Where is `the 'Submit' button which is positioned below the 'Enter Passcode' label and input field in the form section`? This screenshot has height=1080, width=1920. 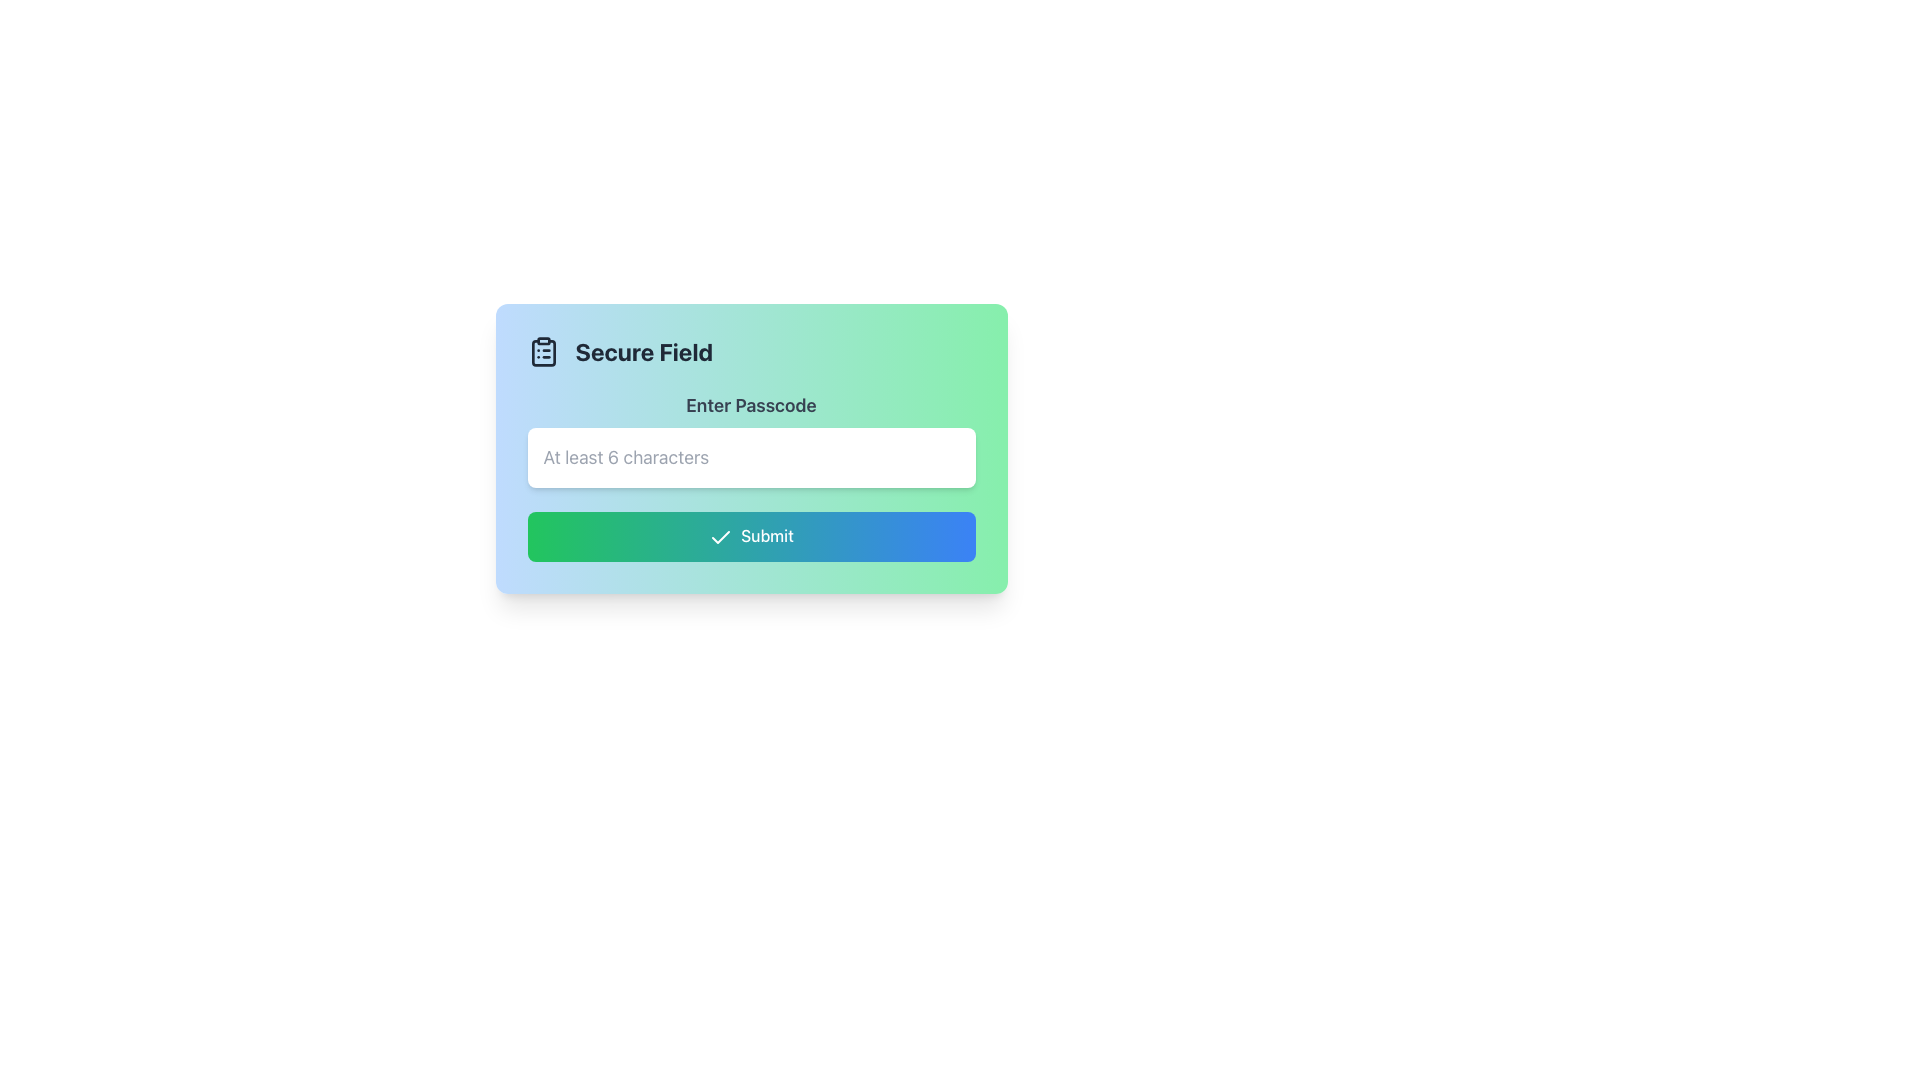
the 'Submit' button which is positioned below the 'Enter Passcode' label and input field in the form section is located at coordinates (750, 535).